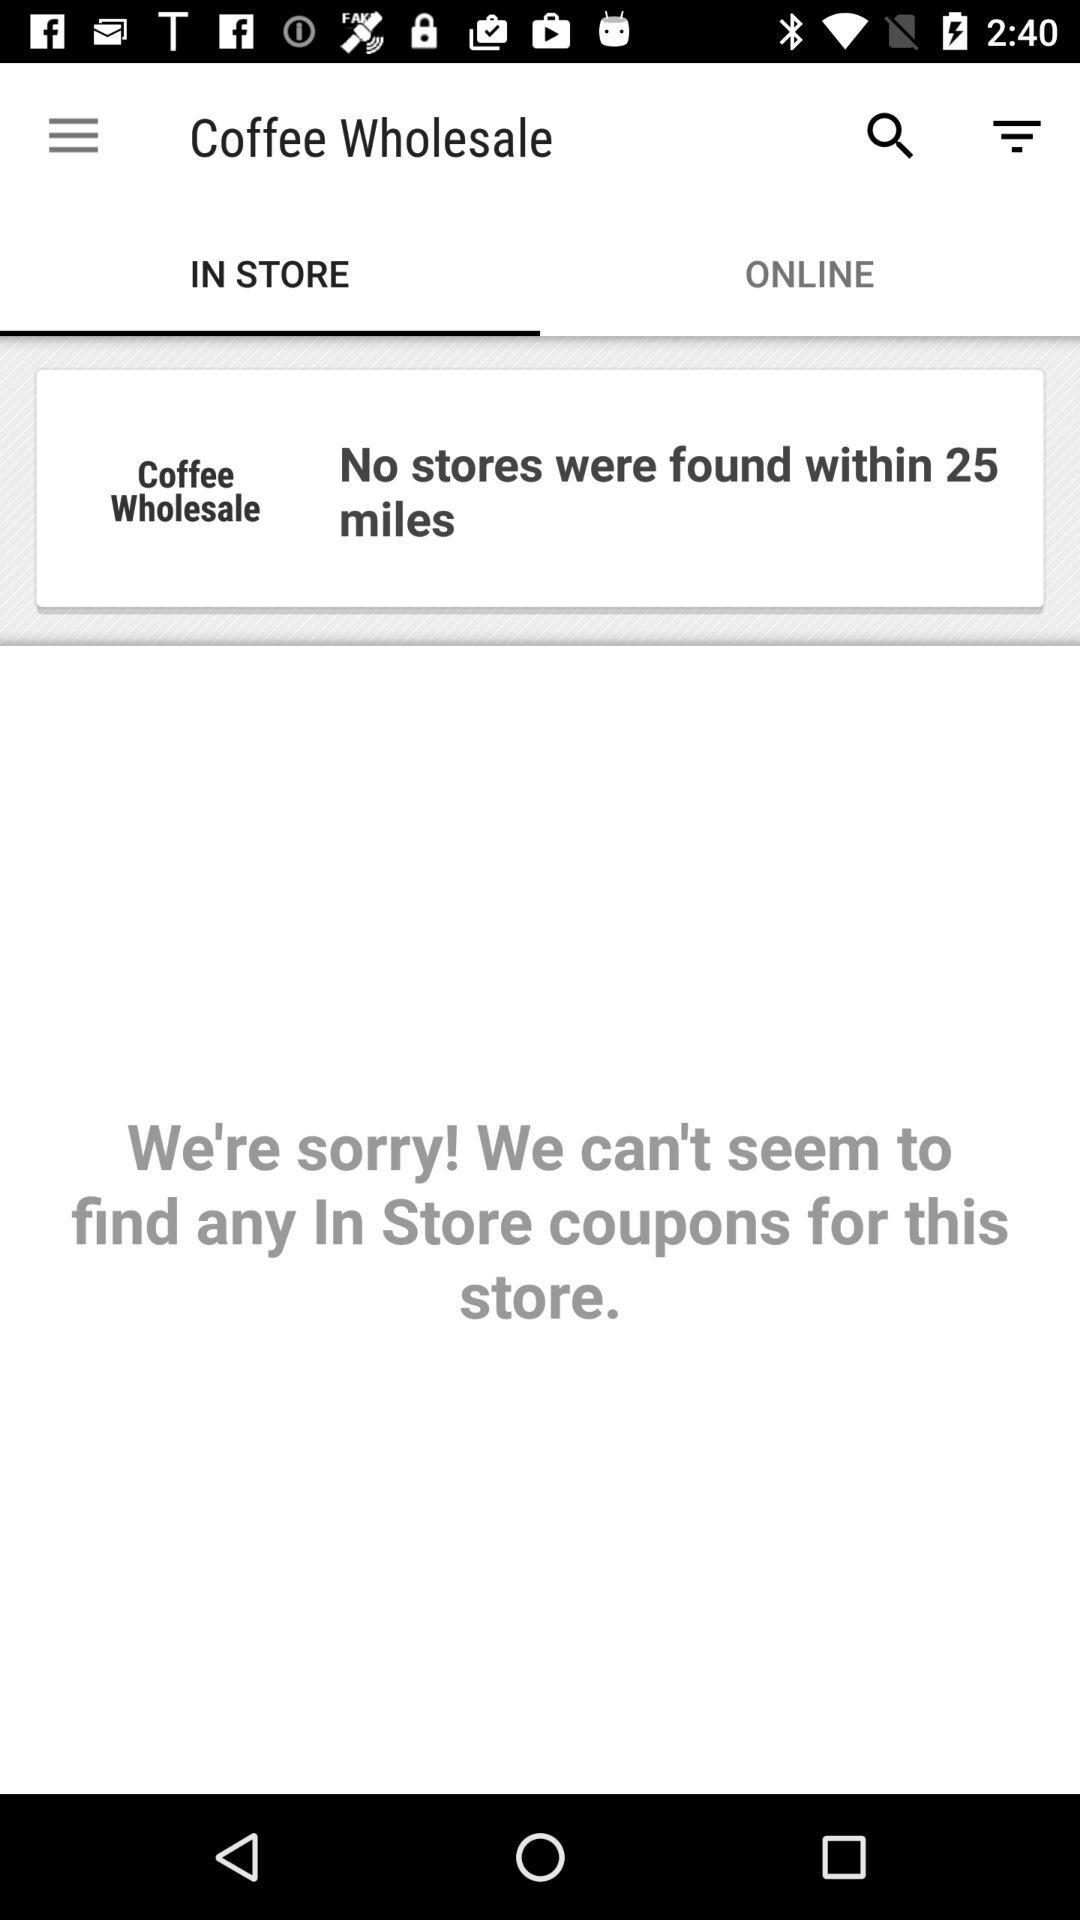 Image resolution: width=1080 pixels, height=1920 pixels. I want to click on the app next to the coffee wholesale app, so click(890, 135).